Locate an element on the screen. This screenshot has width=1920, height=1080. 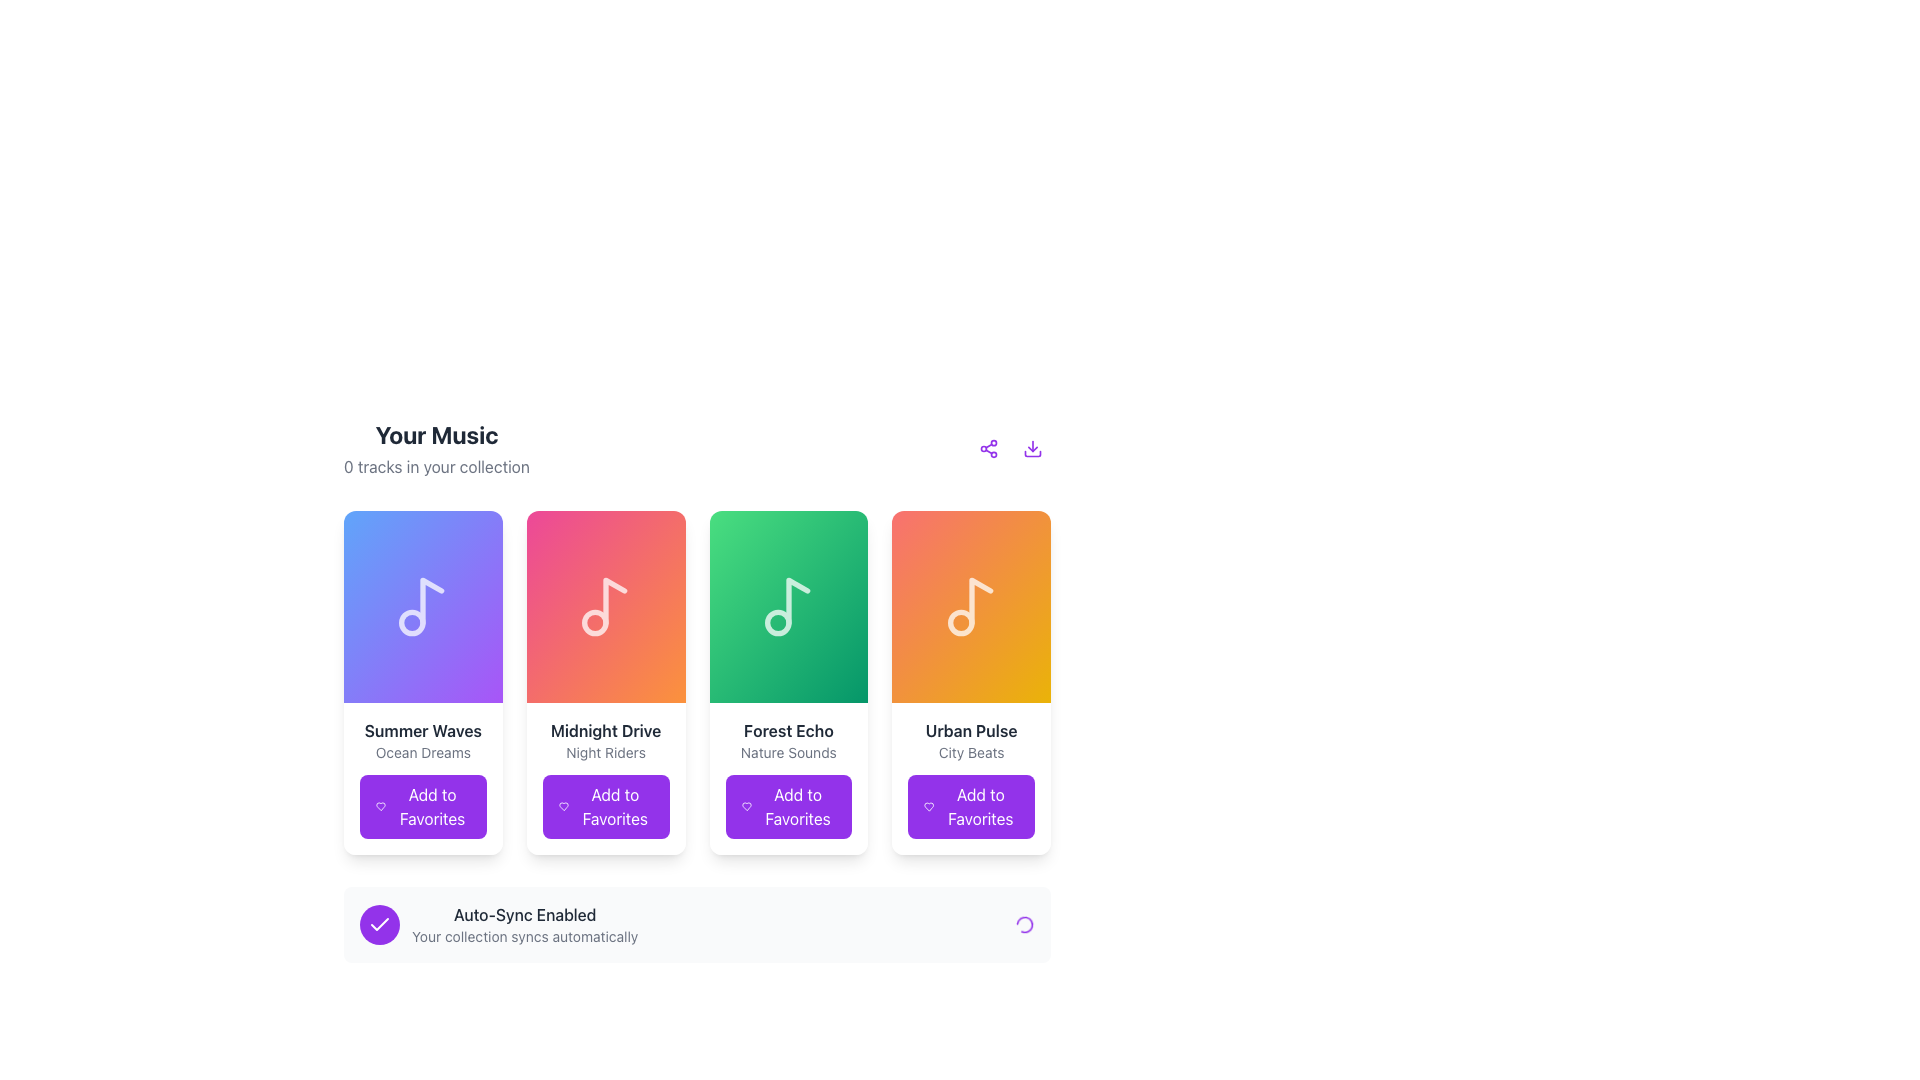
the decorative purpose of the small circular element located towards the lower-left of the musical note icon is located at coordinates (594, 622).